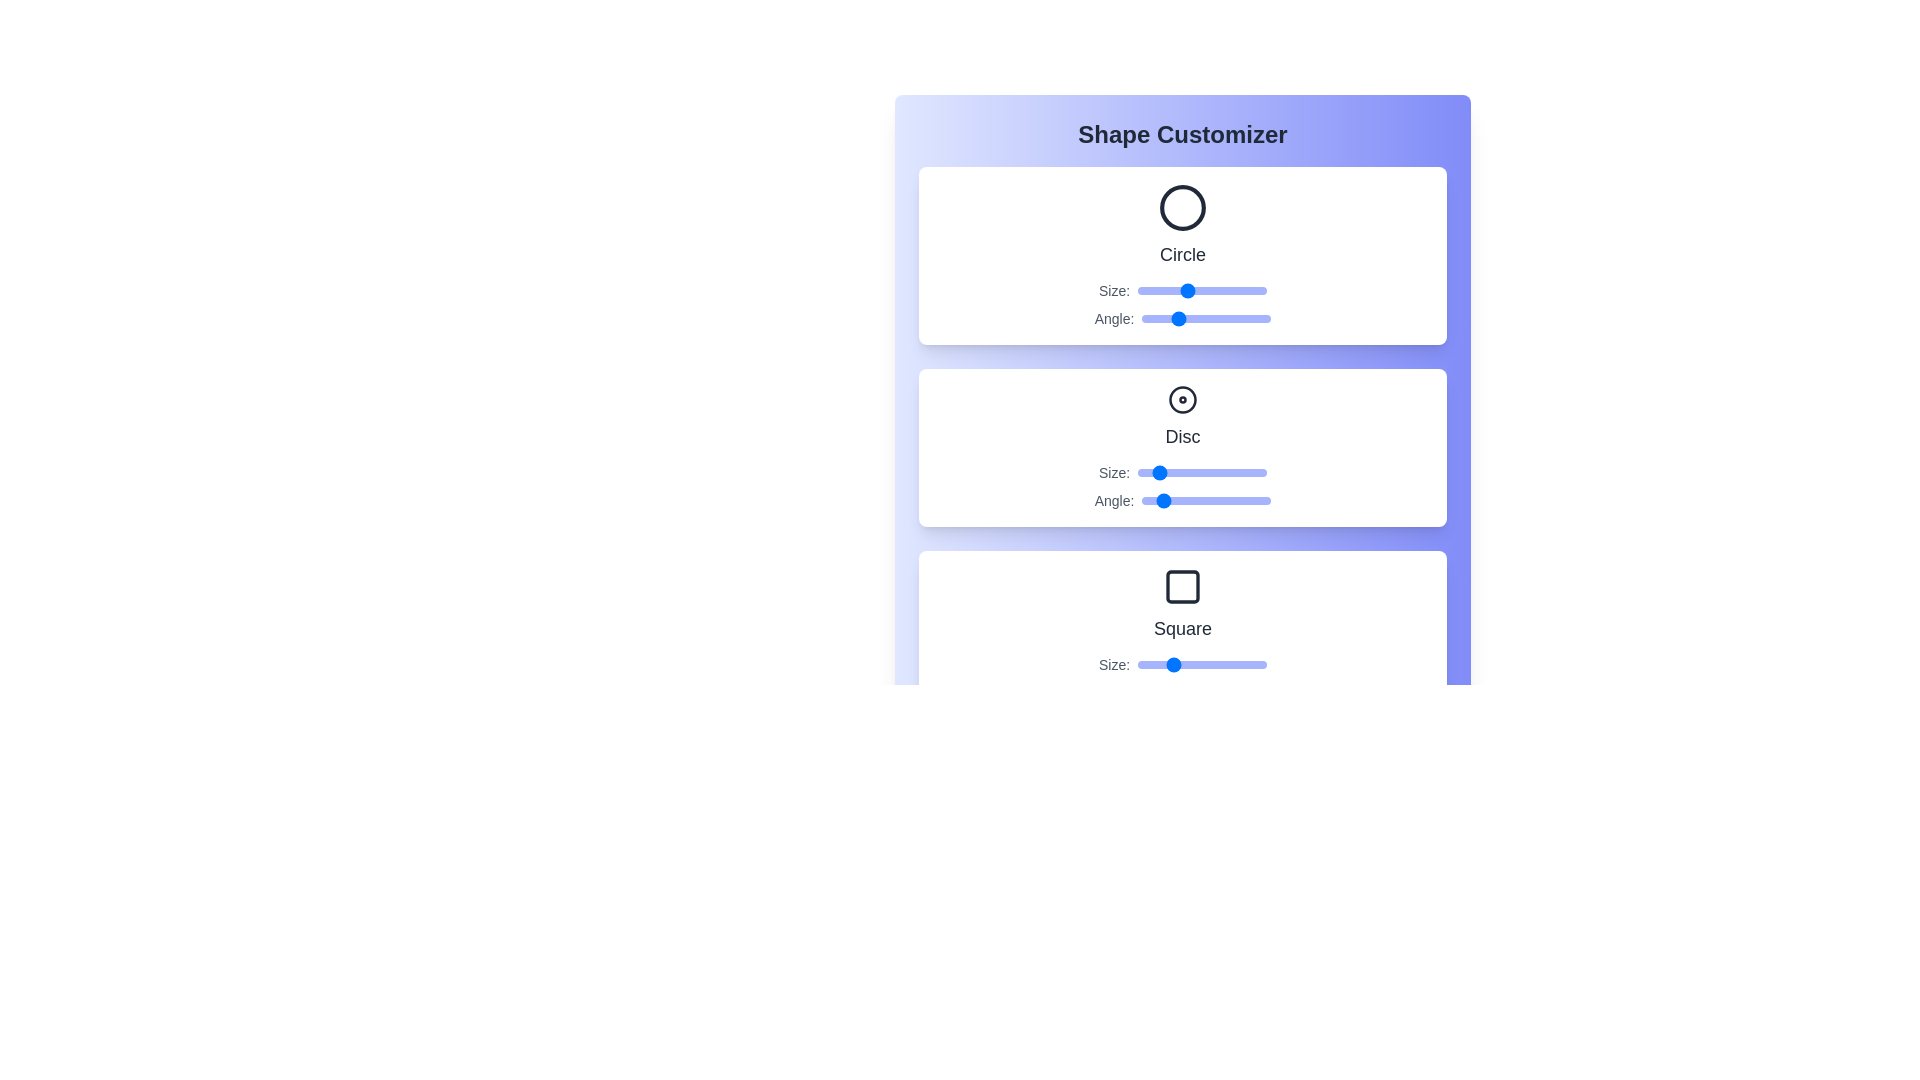 The image size is (1920, 1080). I want to click on the Square's angle slider to 133 degrees, so click(1190, 692).